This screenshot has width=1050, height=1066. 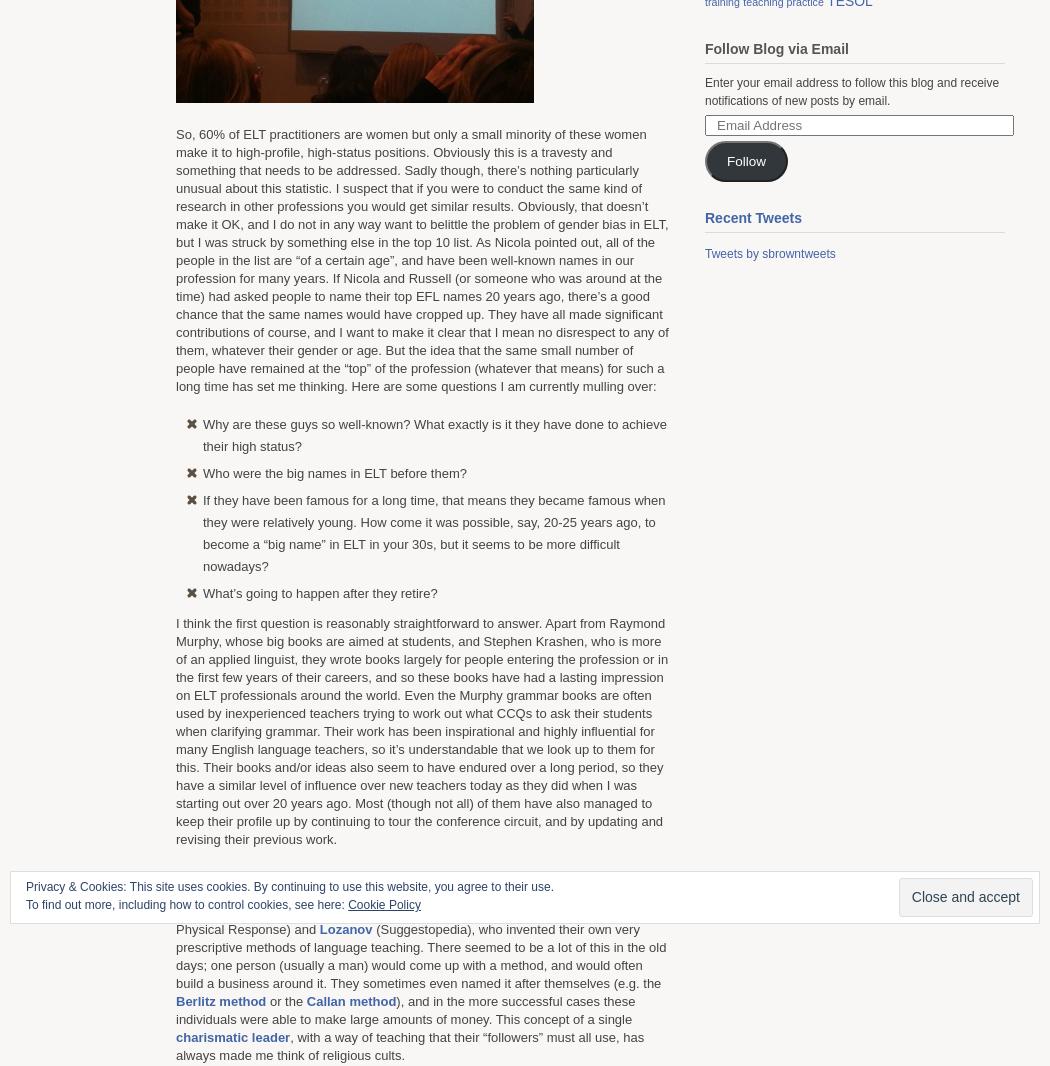 I want to click on 'Lozanov', so click(x=344, y=929).